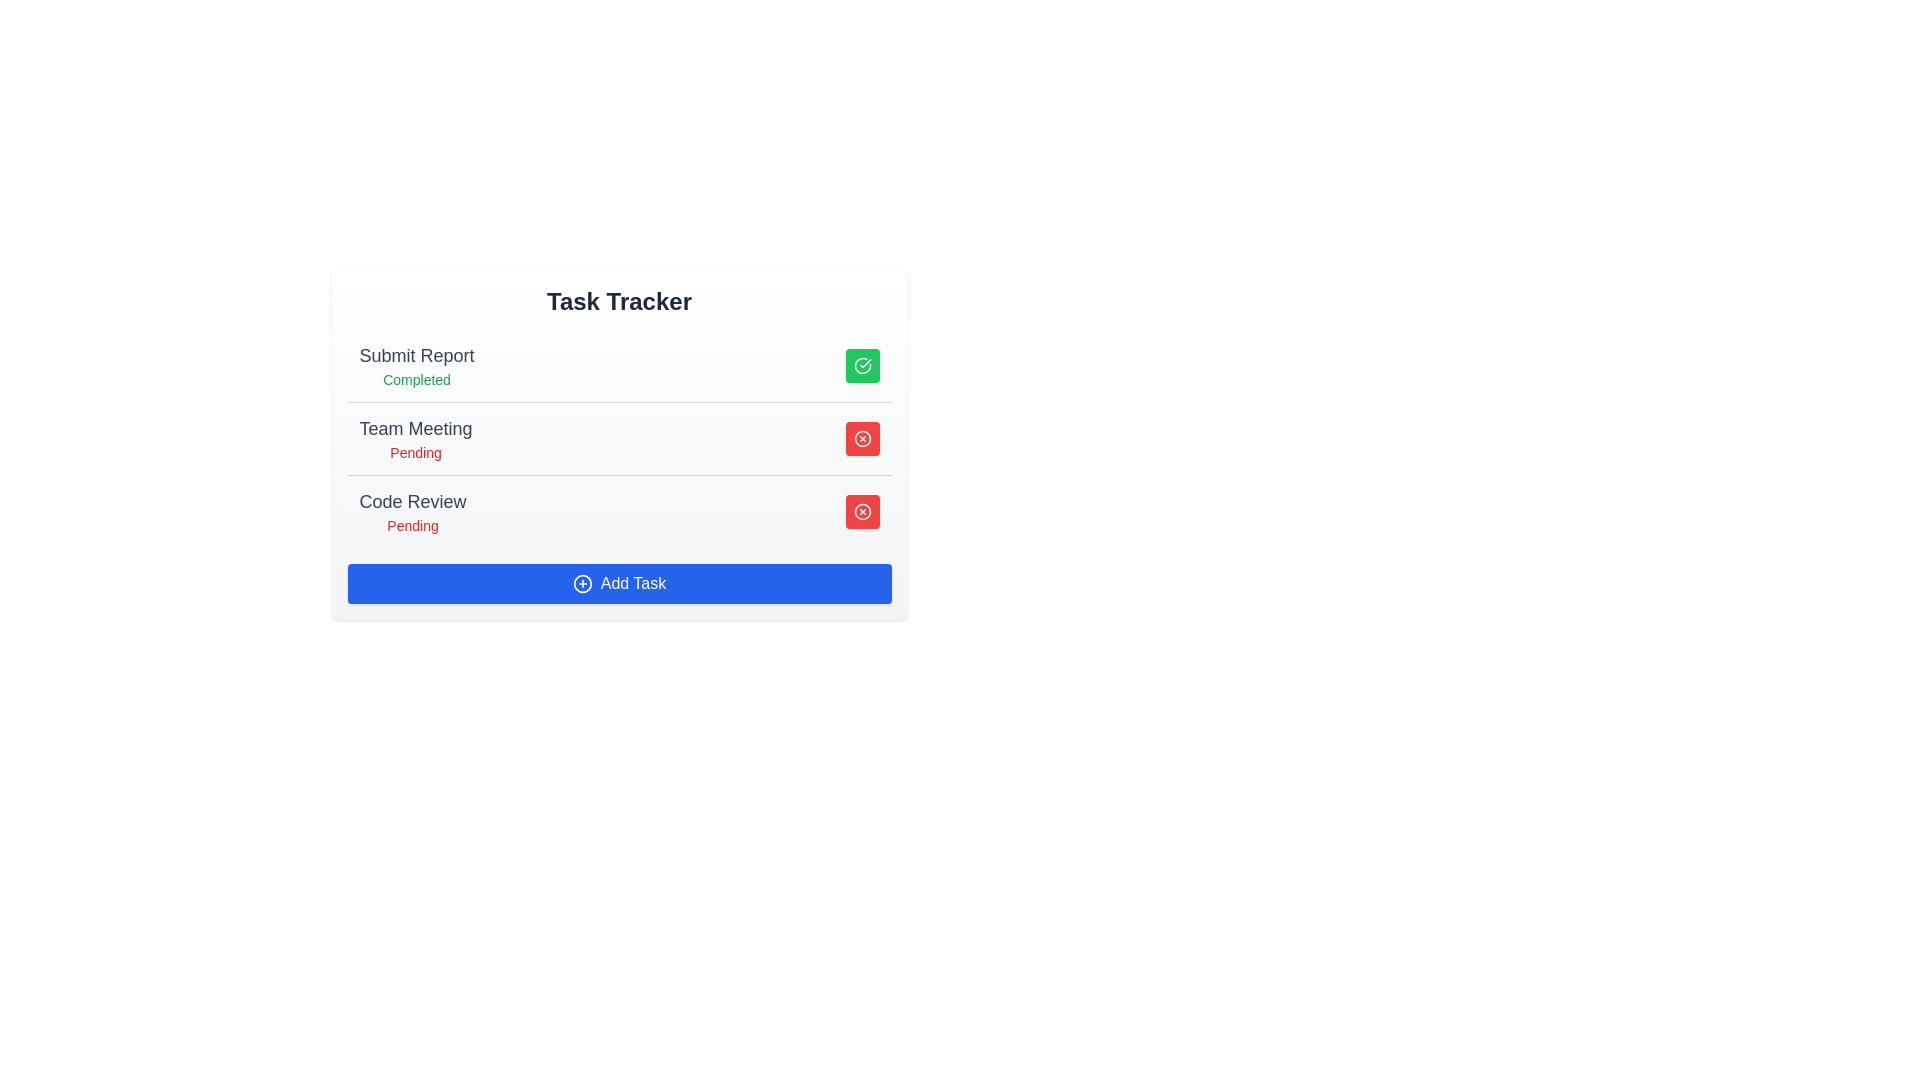 Image resolution: width=1920 pixels, height=1080 pixels. I want to click on the small square red button with a white cross icon in the top-right corner of the 'Team Meeting' task entry, so click(862, 438).